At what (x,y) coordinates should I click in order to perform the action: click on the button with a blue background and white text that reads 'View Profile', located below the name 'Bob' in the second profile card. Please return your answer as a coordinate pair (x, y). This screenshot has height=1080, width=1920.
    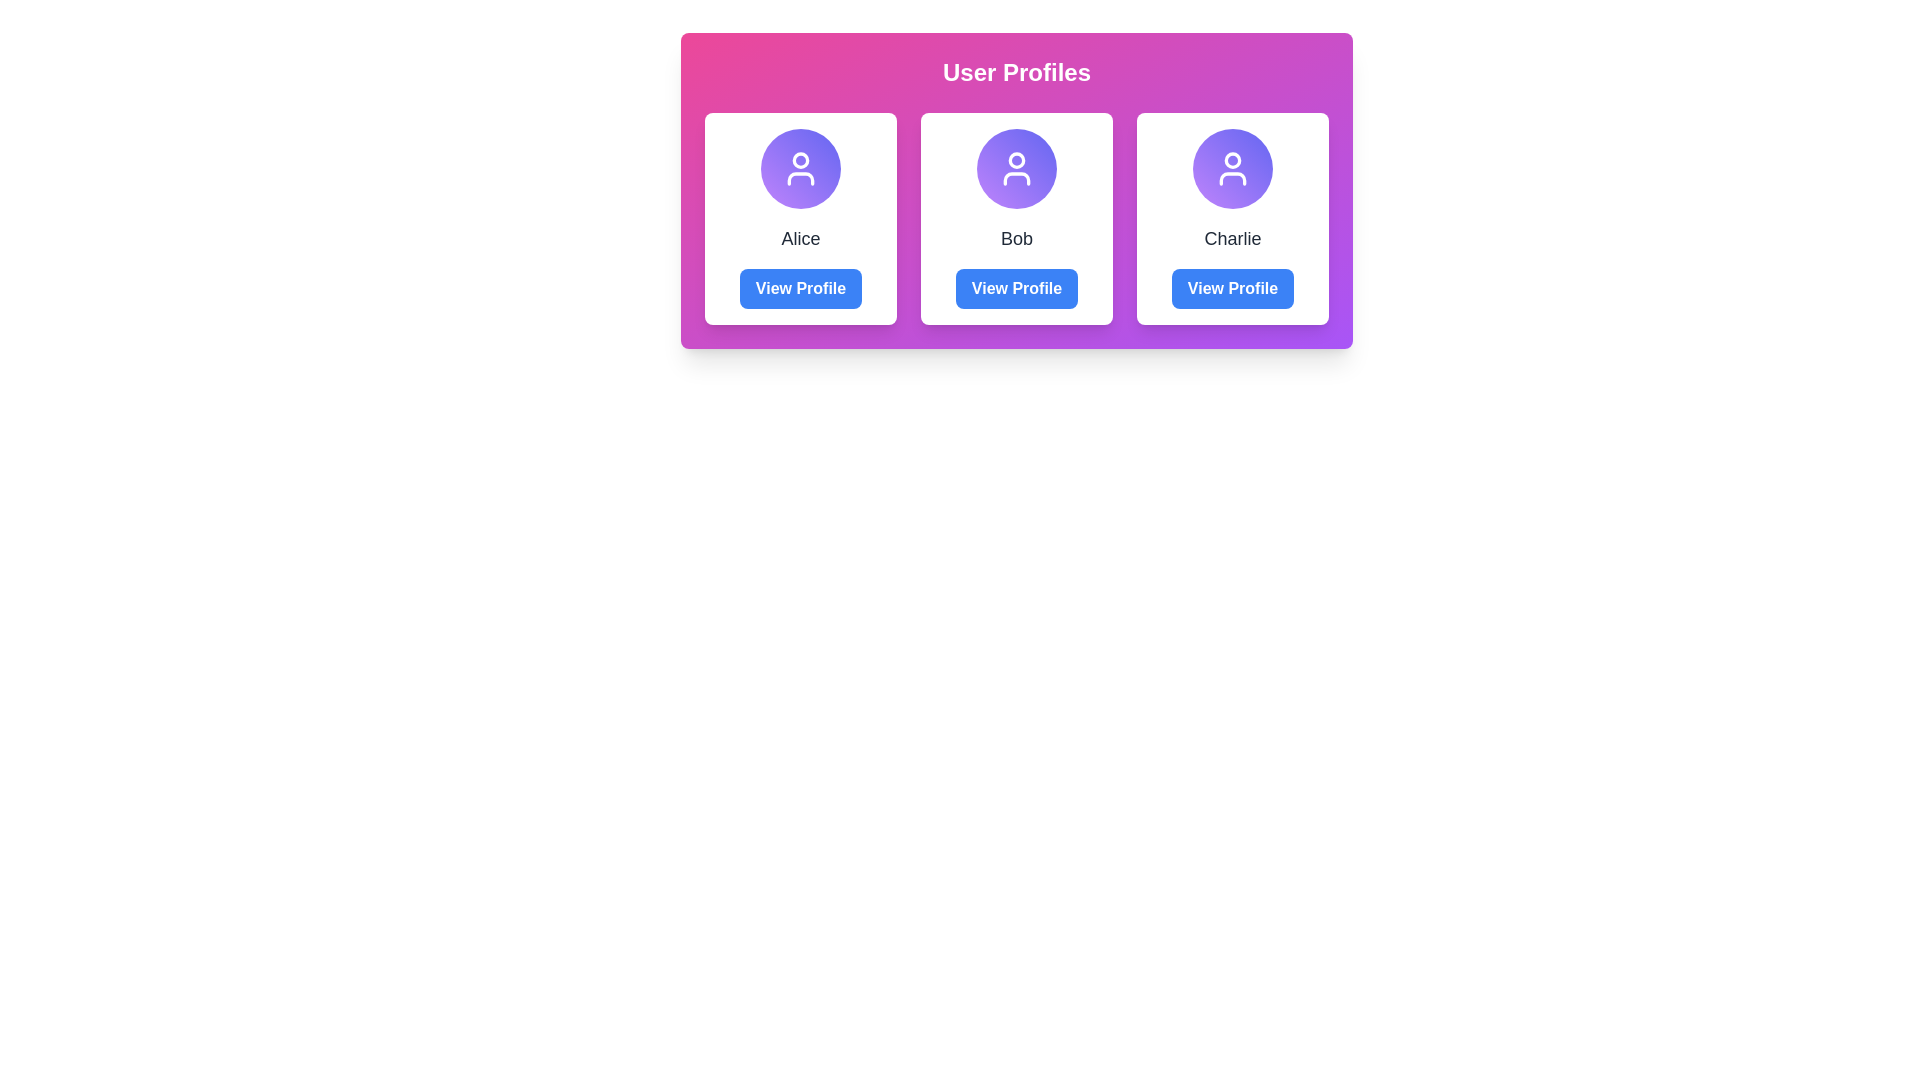
    Looking at the image, I should click on (1017, 289).